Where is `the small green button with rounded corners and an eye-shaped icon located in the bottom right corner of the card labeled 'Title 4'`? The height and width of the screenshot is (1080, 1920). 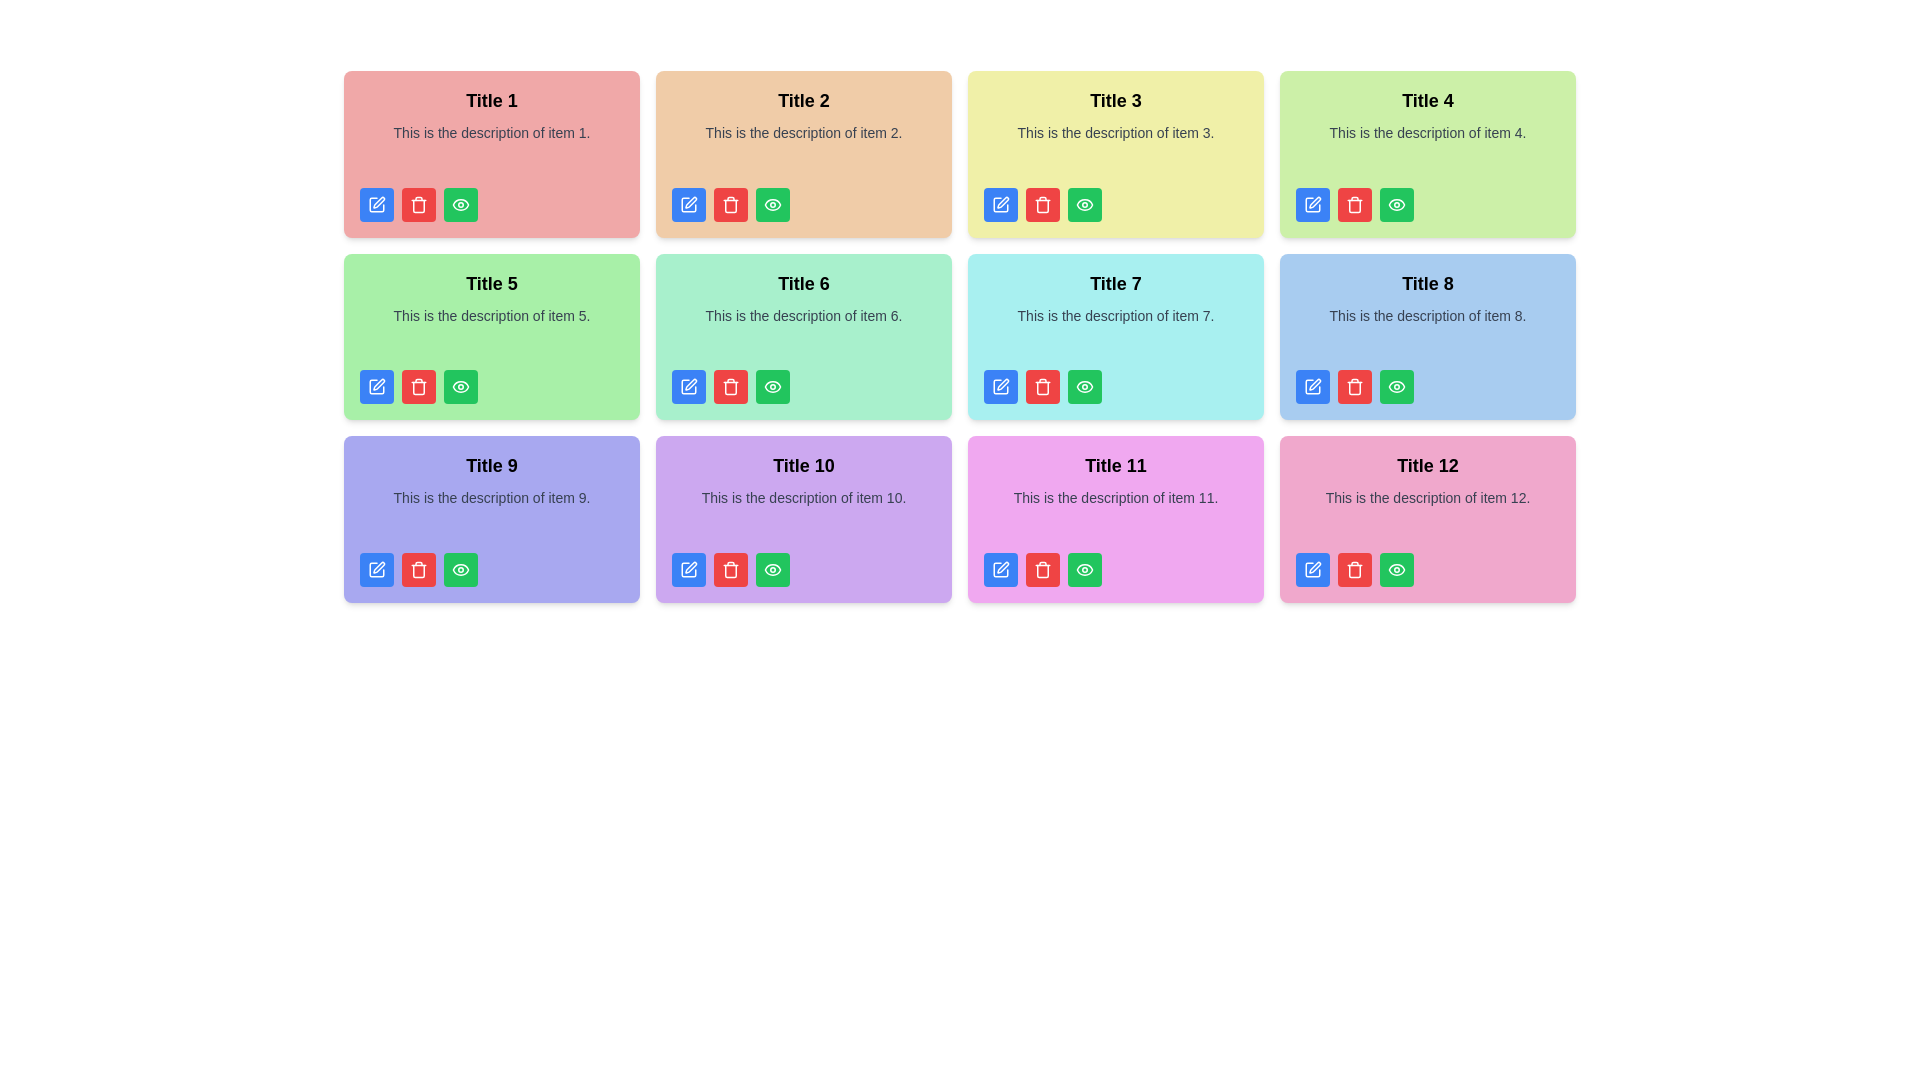
the small green button with rounded corners and an eye-shaped icon located in the bottom right corner of the card labeled 'Title 4' is located at coordinates (1395, 204).